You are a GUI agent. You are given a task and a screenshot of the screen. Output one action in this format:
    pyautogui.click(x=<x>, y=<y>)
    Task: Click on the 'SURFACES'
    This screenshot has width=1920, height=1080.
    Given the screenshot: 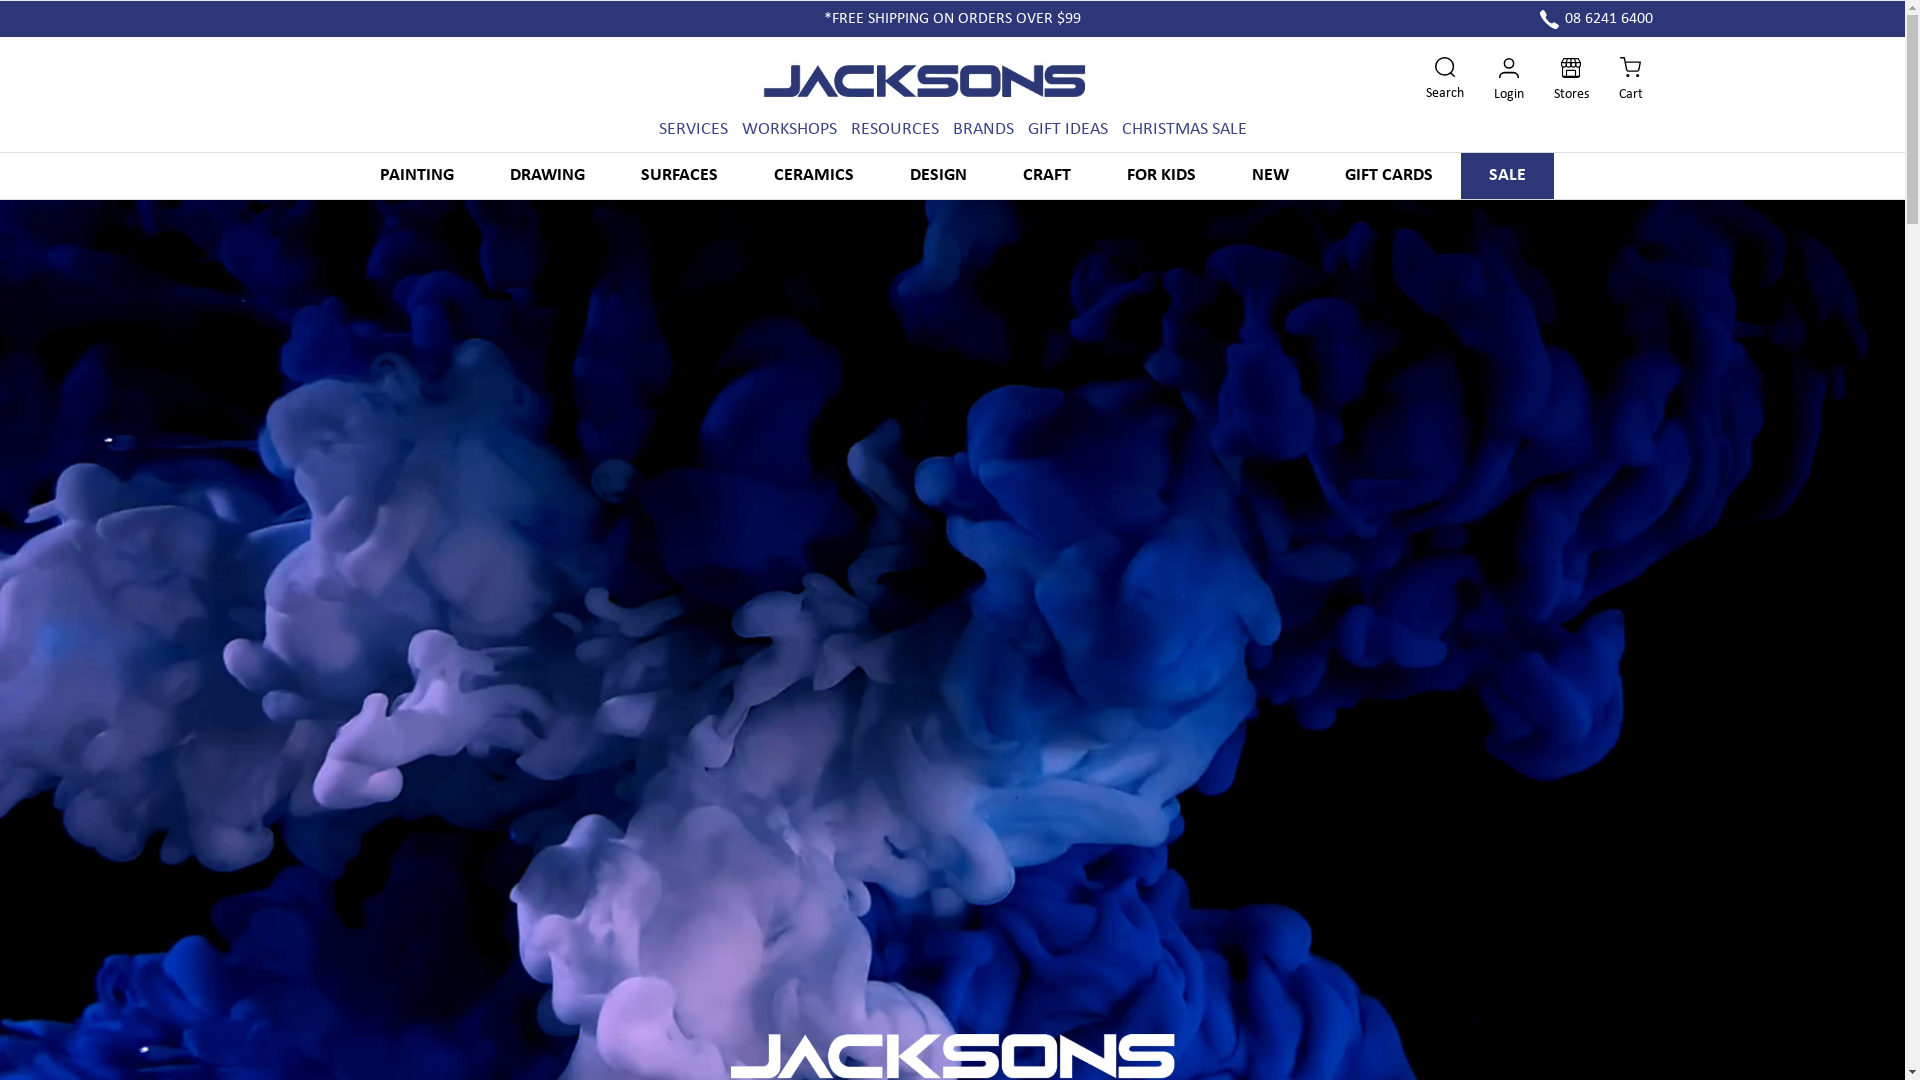 What is the action you would take?
    pyautogui.click(x=678, y=175)
    